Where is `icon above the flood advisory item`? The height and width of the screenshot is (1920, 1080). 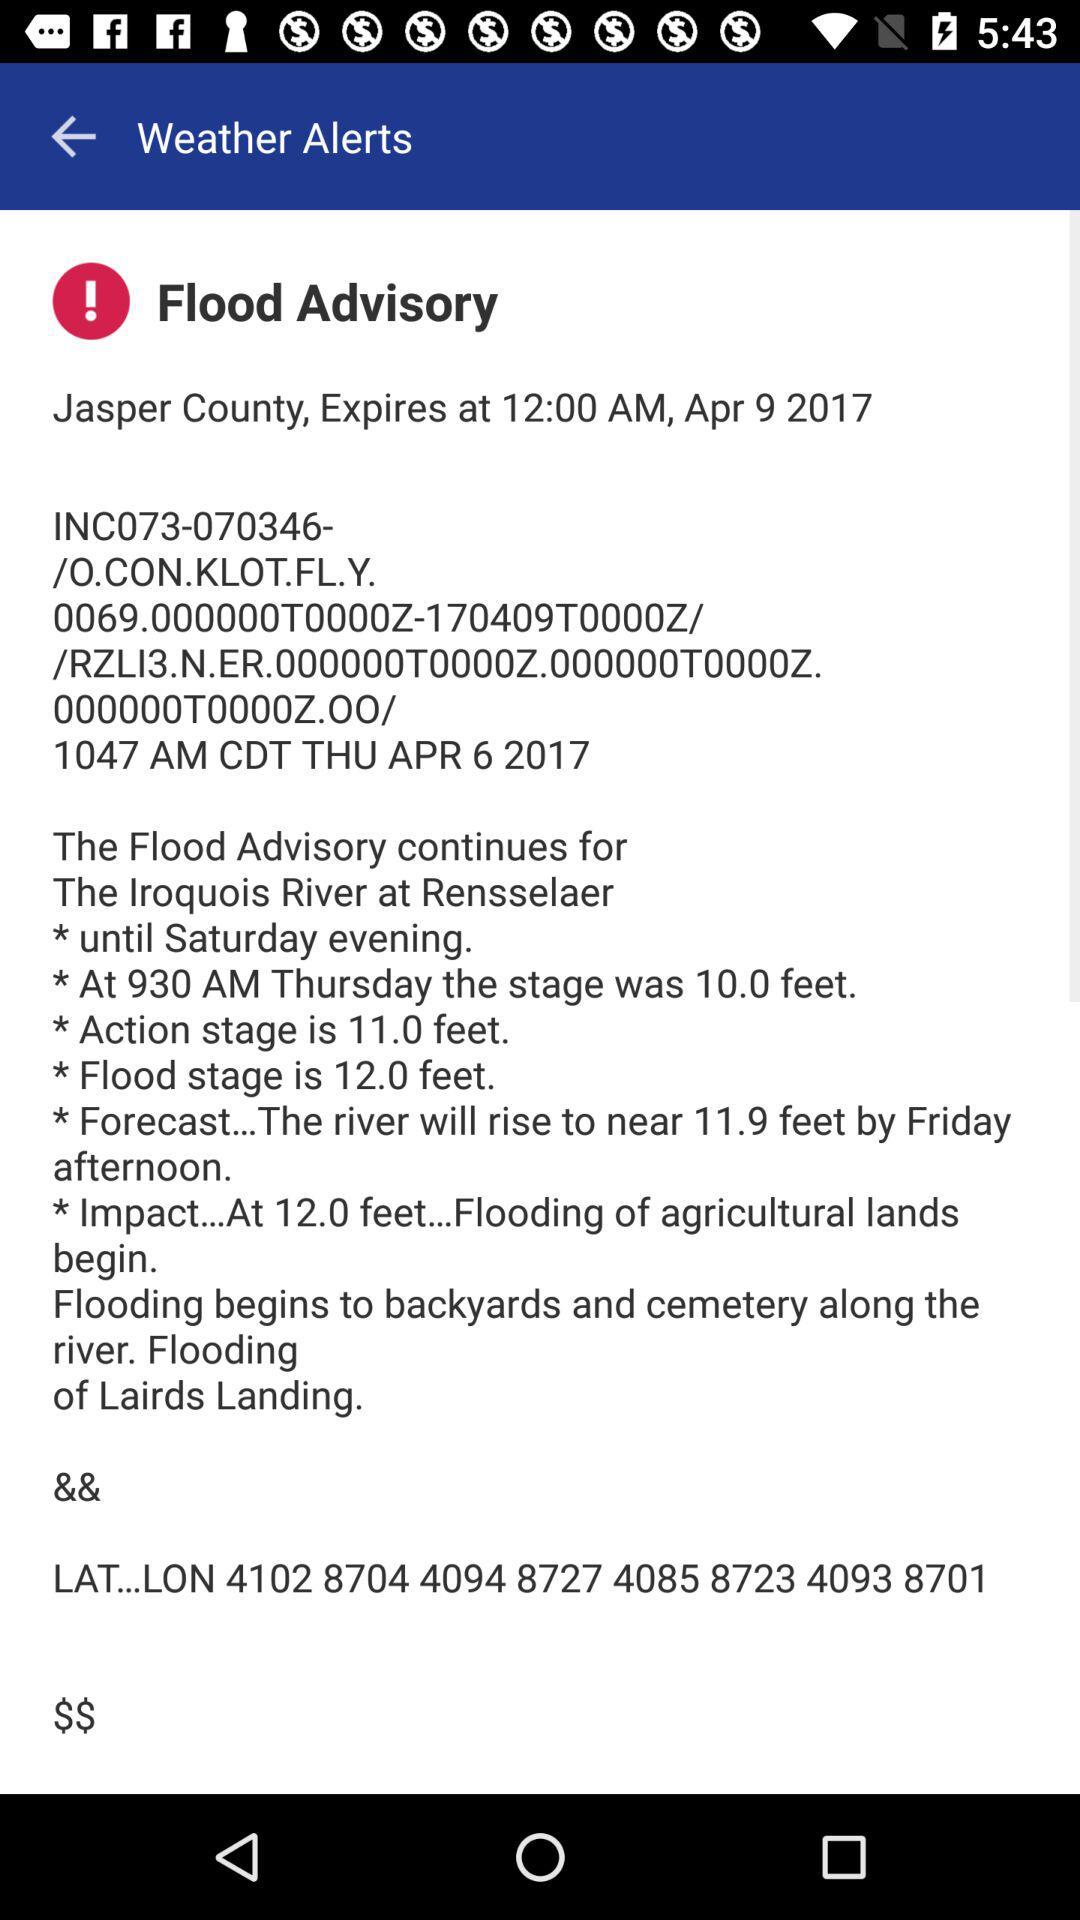
icon above the flood advisory item is located at coordinates (72, 135).